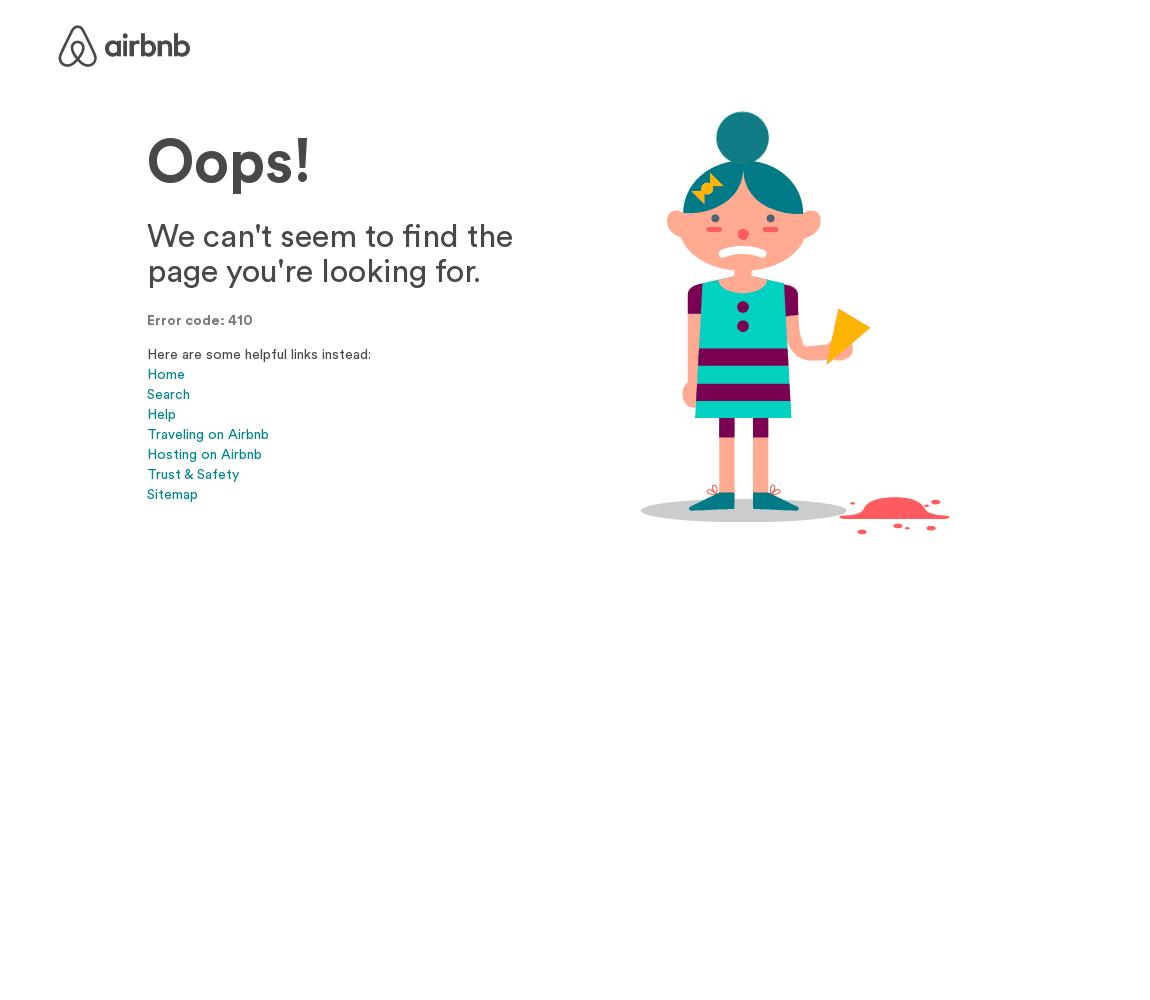  Describe the element at coordinates (171, 492) in the screenshot. I see `'Sitemap'` at that location.